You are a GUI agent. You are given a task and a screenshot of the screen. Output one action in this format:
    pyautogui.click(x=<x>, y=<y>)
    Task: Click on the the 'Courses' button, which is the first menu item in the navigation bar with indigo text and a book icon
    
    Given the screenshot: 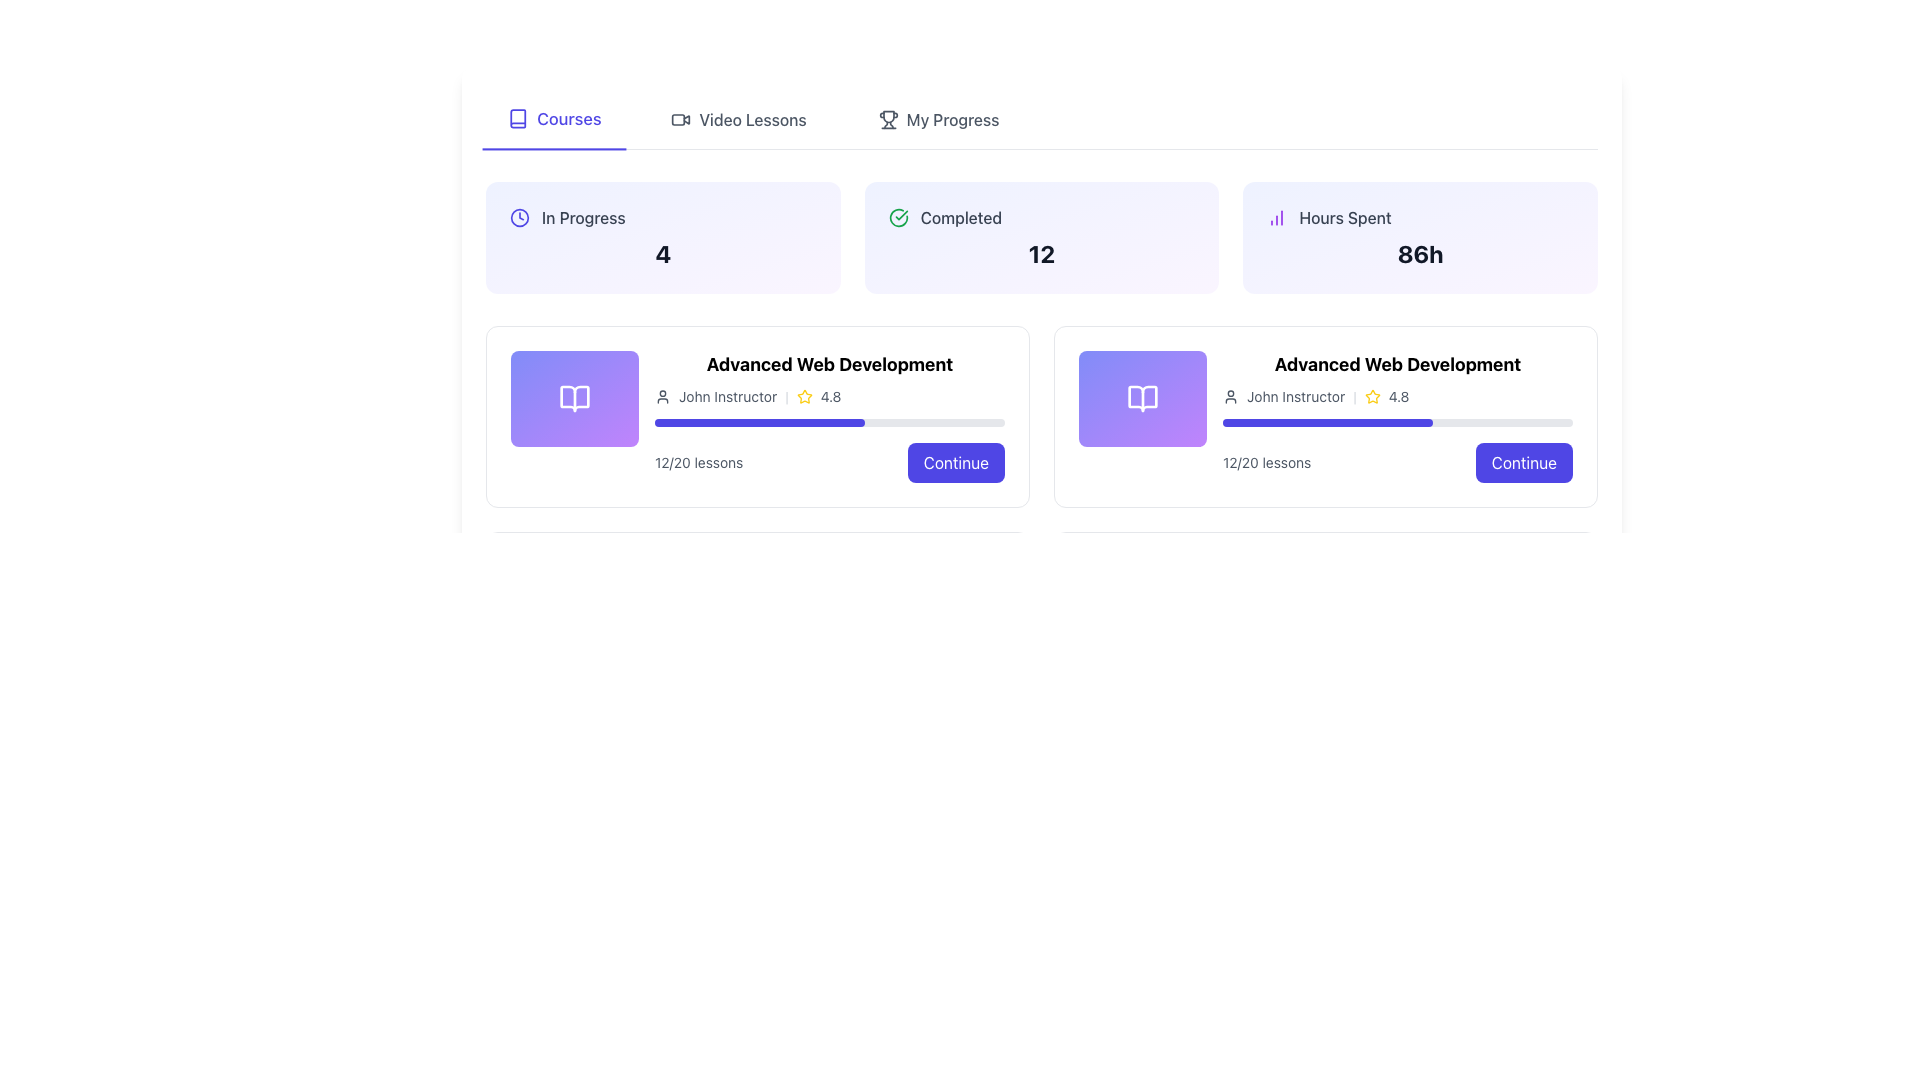 What is the action you would take?
    pyautogui.click(x=554, y=119)
    